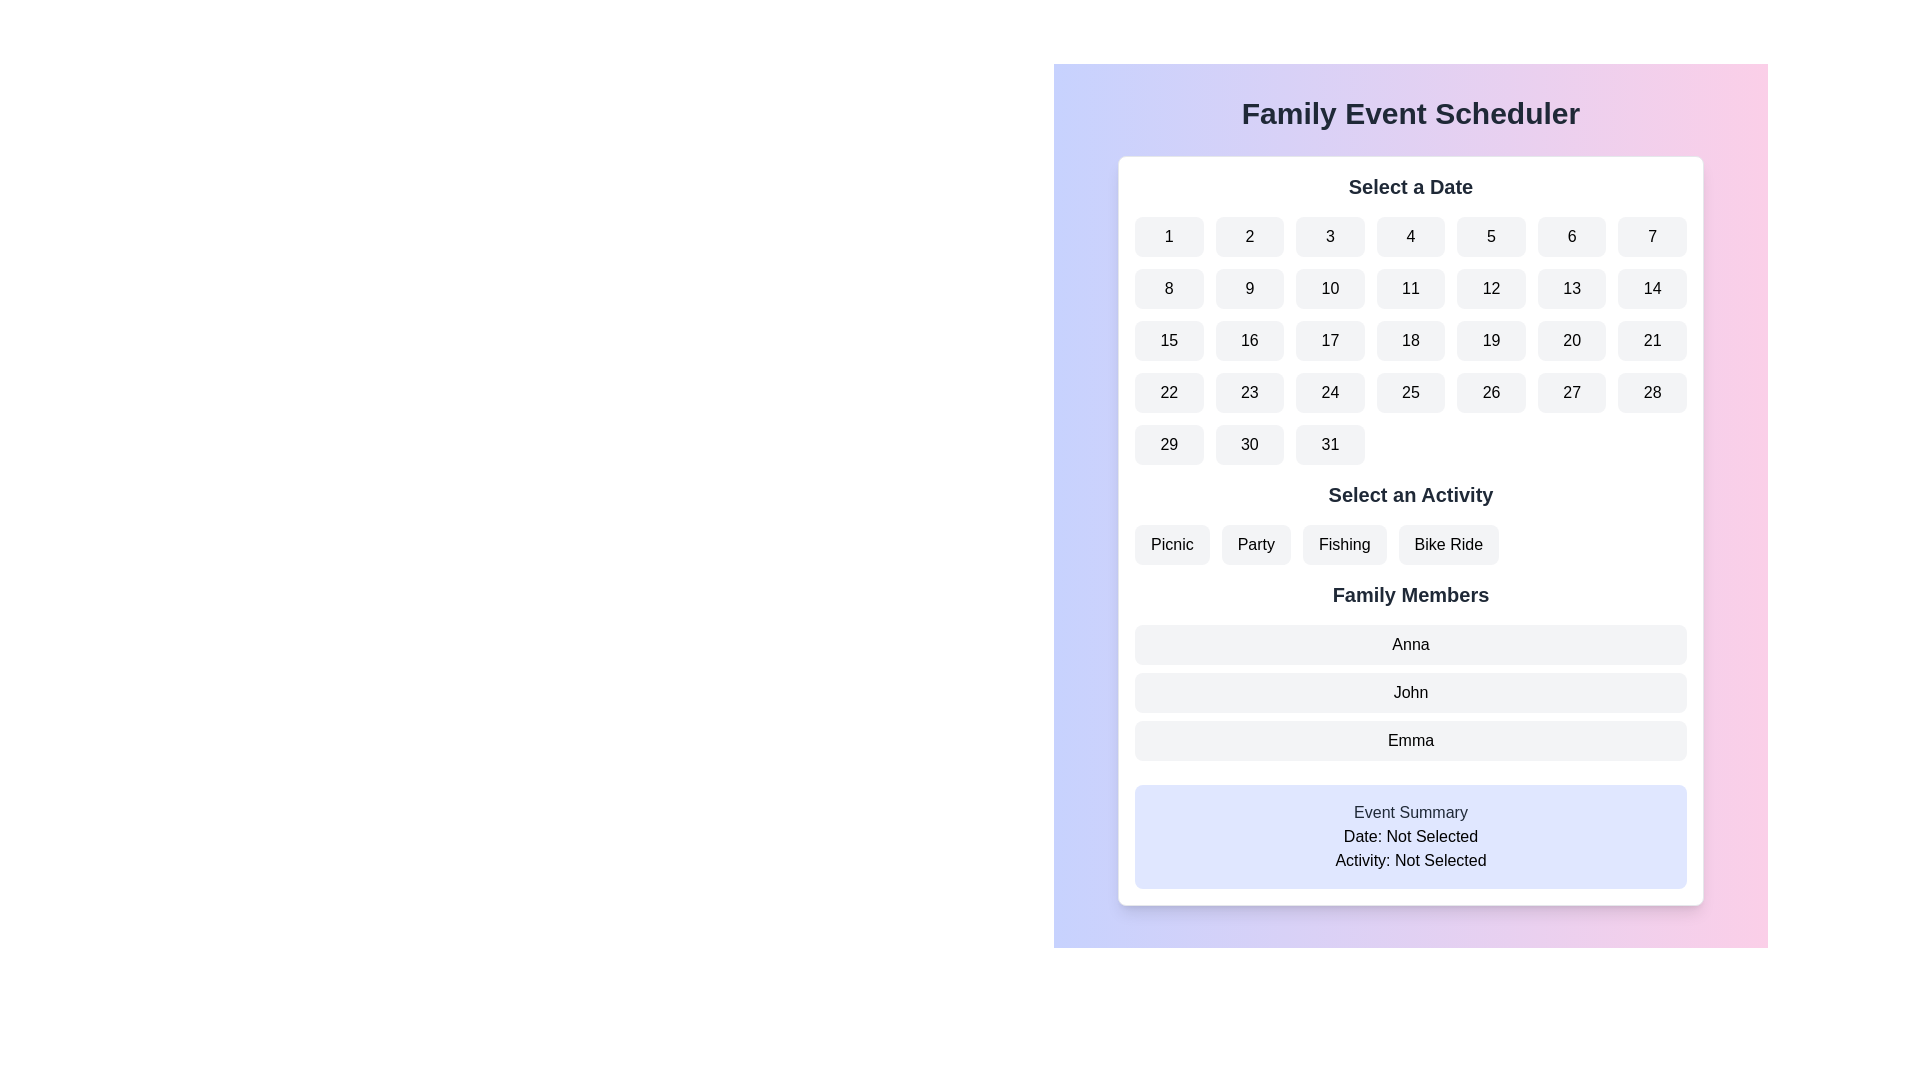  Describe the element at coordinates (1409, 235) in the screenshot. I see `the button representing date '4' in the grid layout under the label 'Select a Date'` at that location.